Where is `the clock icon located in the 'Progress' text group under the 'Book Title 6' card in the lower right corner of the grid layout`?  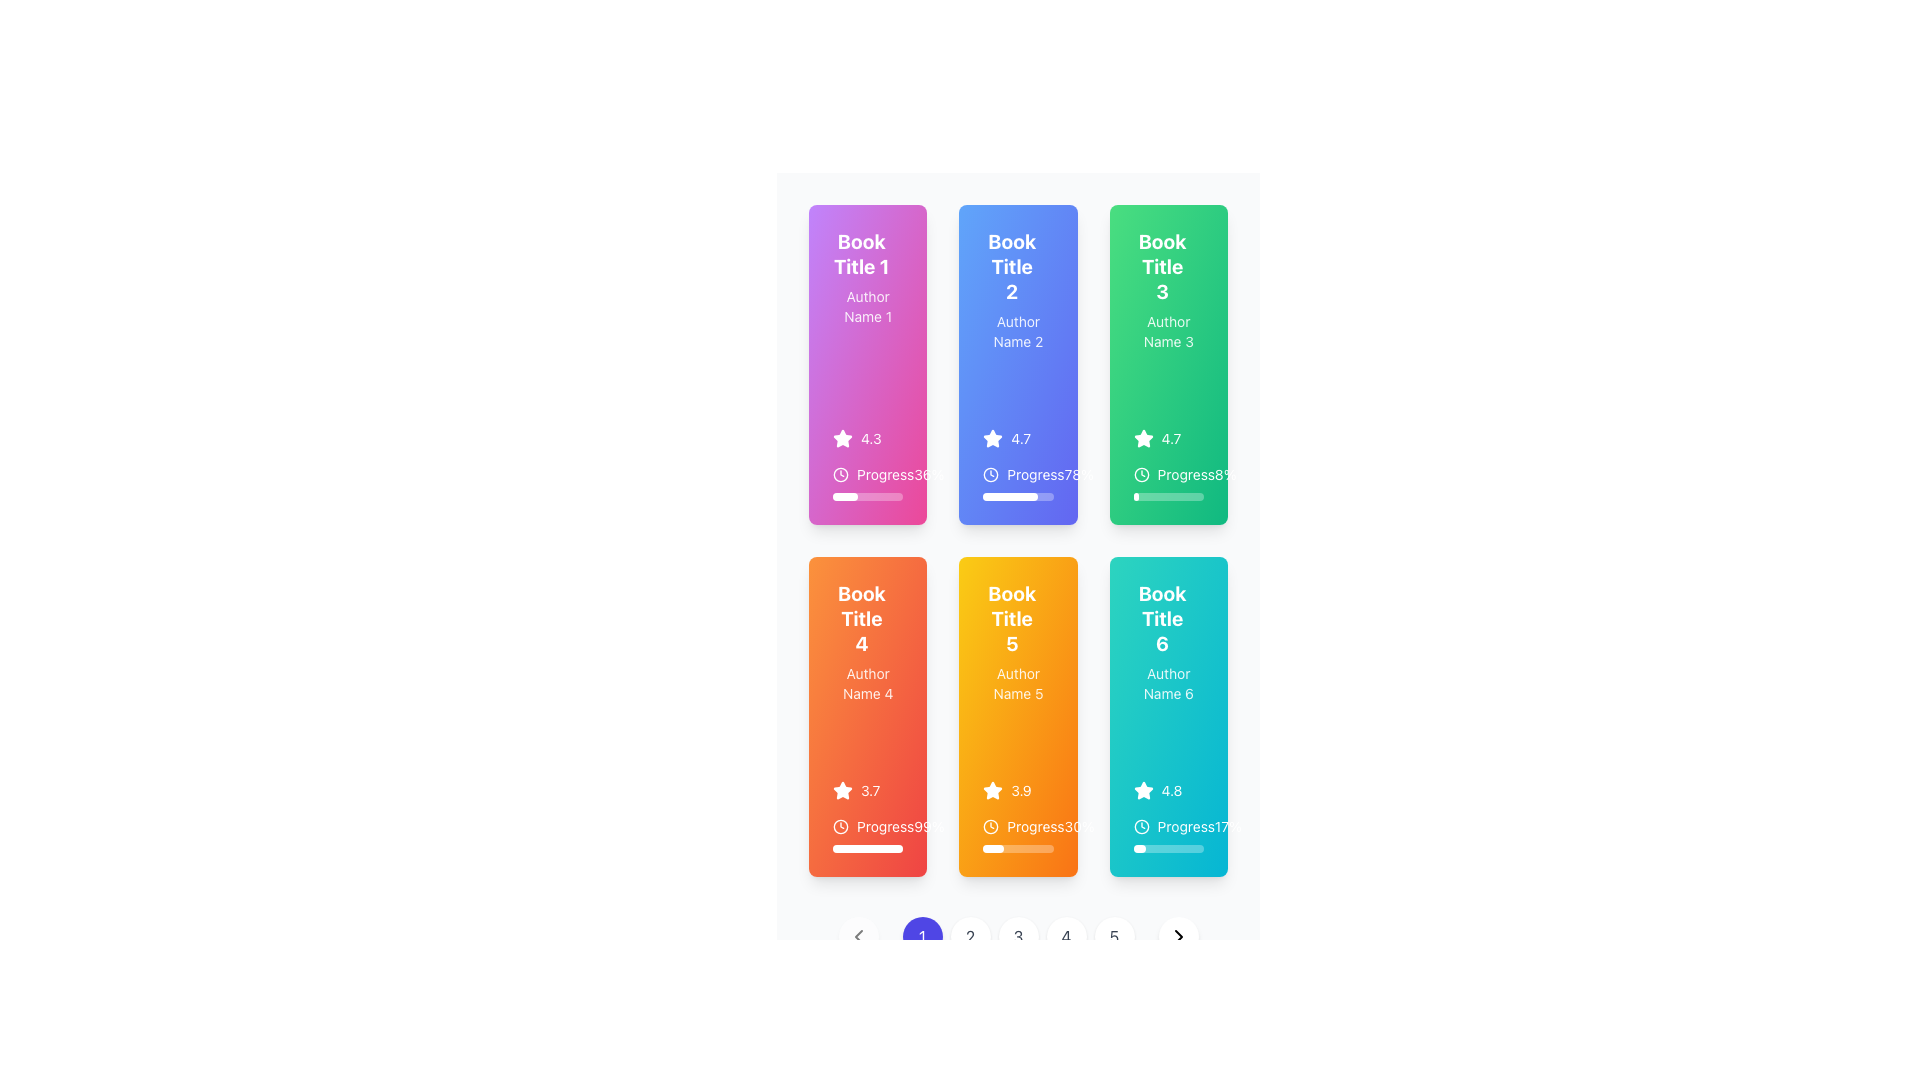 the clock icon located in the 'Progress' text group under the 'Book Title 6' card in the lower right corner of the grid layout is located at coordinates (1141, 826).